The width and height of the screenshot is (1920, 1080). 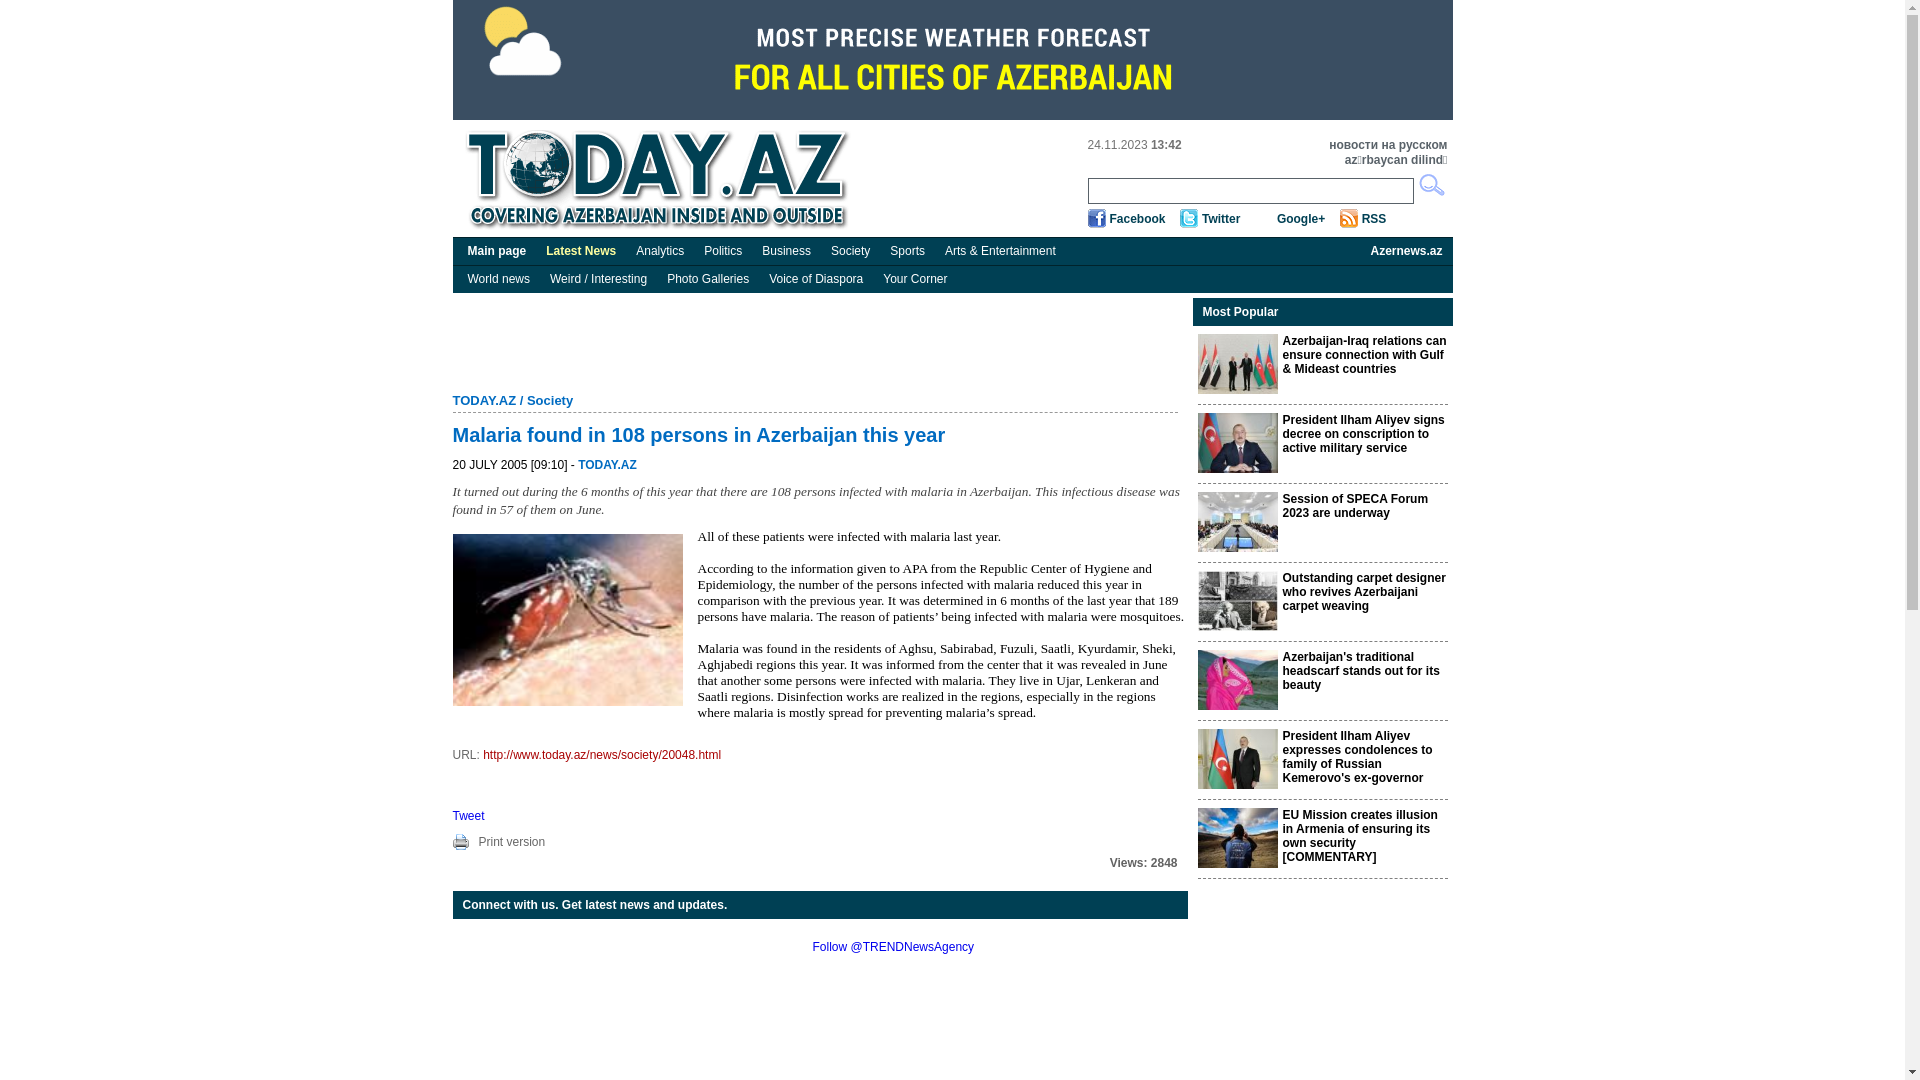 What do you see at coordinates (811, 946) in the screenshot?
I see `'Follow @TRENDNewsAgency'` at bounding box center [811, 946].